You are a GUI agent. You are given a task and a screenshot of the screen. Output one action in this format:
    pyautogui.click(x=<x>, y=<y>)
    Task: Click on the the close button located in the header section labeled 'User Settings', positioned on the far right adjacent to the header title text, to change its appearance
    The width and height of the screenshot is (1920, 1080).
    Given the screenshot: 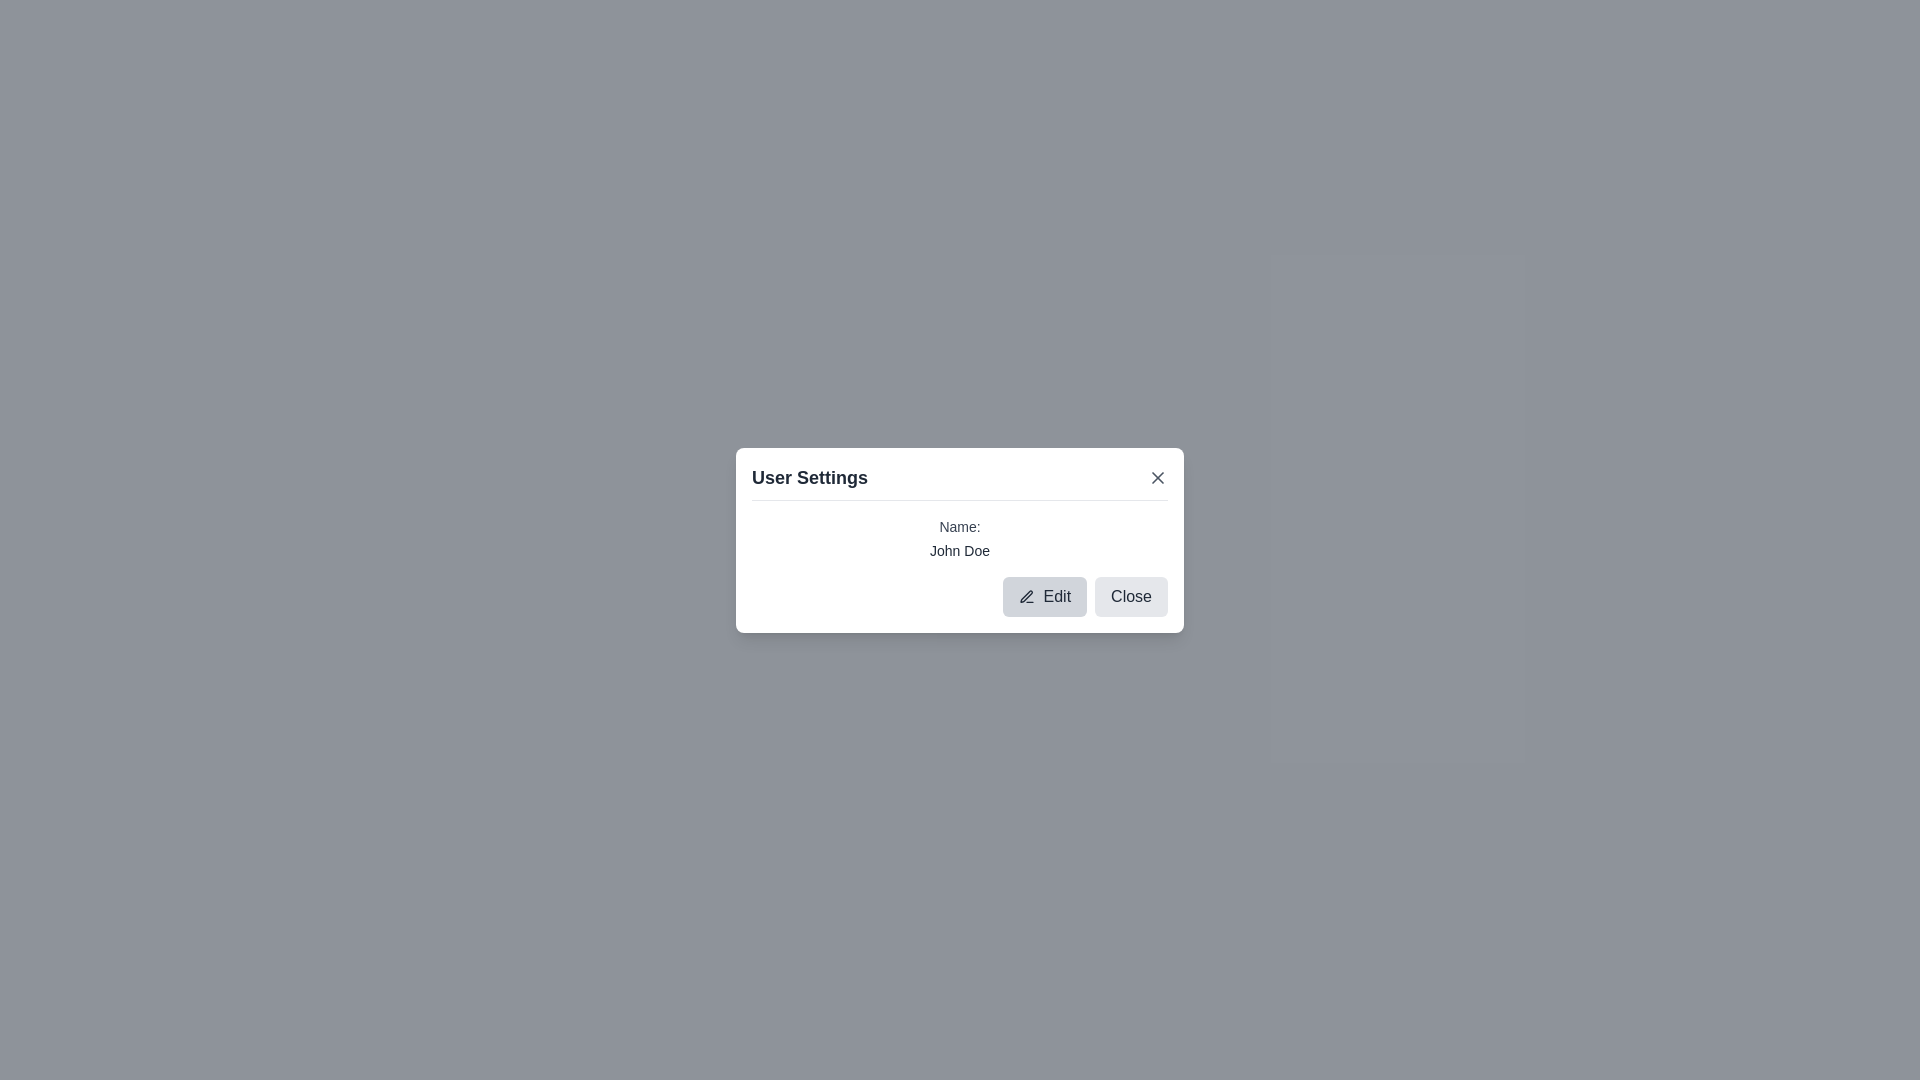 What is the action you would take?
    pyautogui.click(x=1157, y=477)
    